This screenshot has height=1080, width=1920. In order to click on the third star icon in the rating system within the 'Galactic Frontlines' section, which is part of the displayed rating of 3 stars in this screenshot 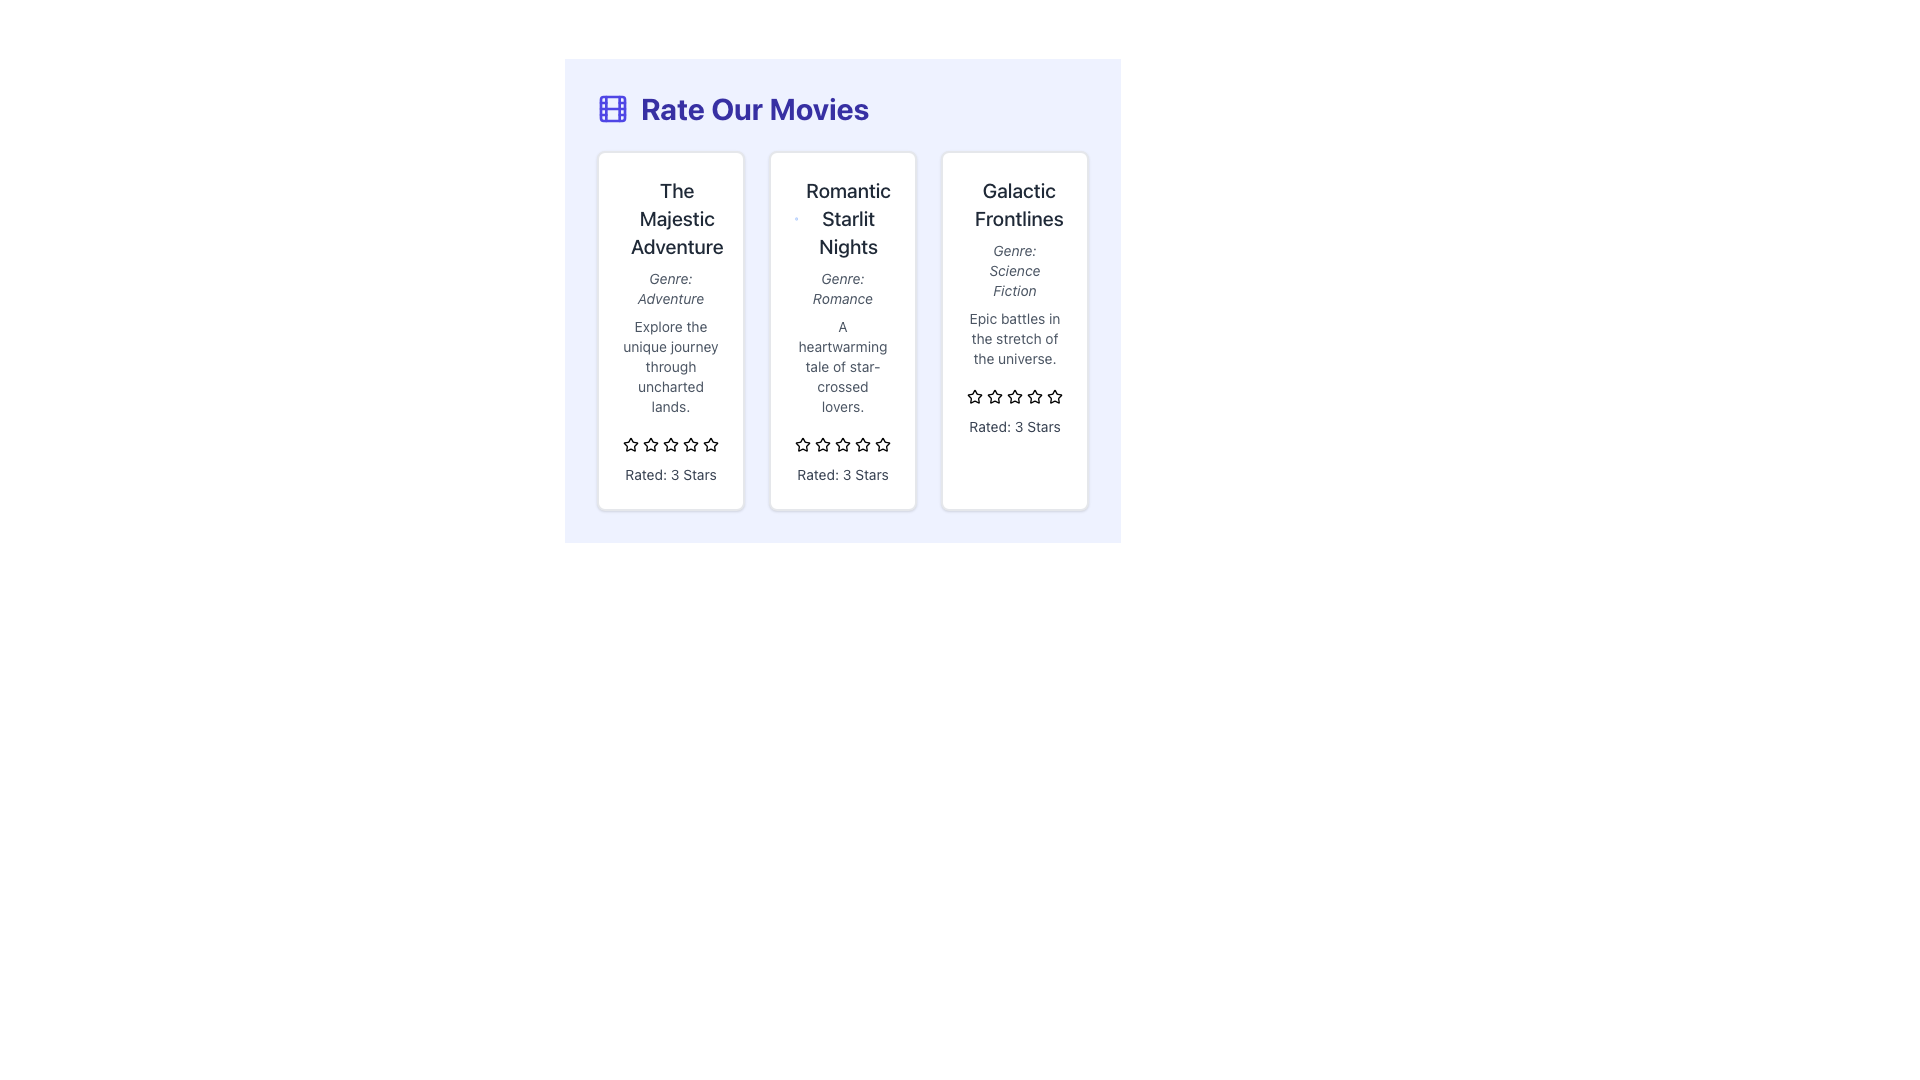, I will do `click(1035, 396)`.